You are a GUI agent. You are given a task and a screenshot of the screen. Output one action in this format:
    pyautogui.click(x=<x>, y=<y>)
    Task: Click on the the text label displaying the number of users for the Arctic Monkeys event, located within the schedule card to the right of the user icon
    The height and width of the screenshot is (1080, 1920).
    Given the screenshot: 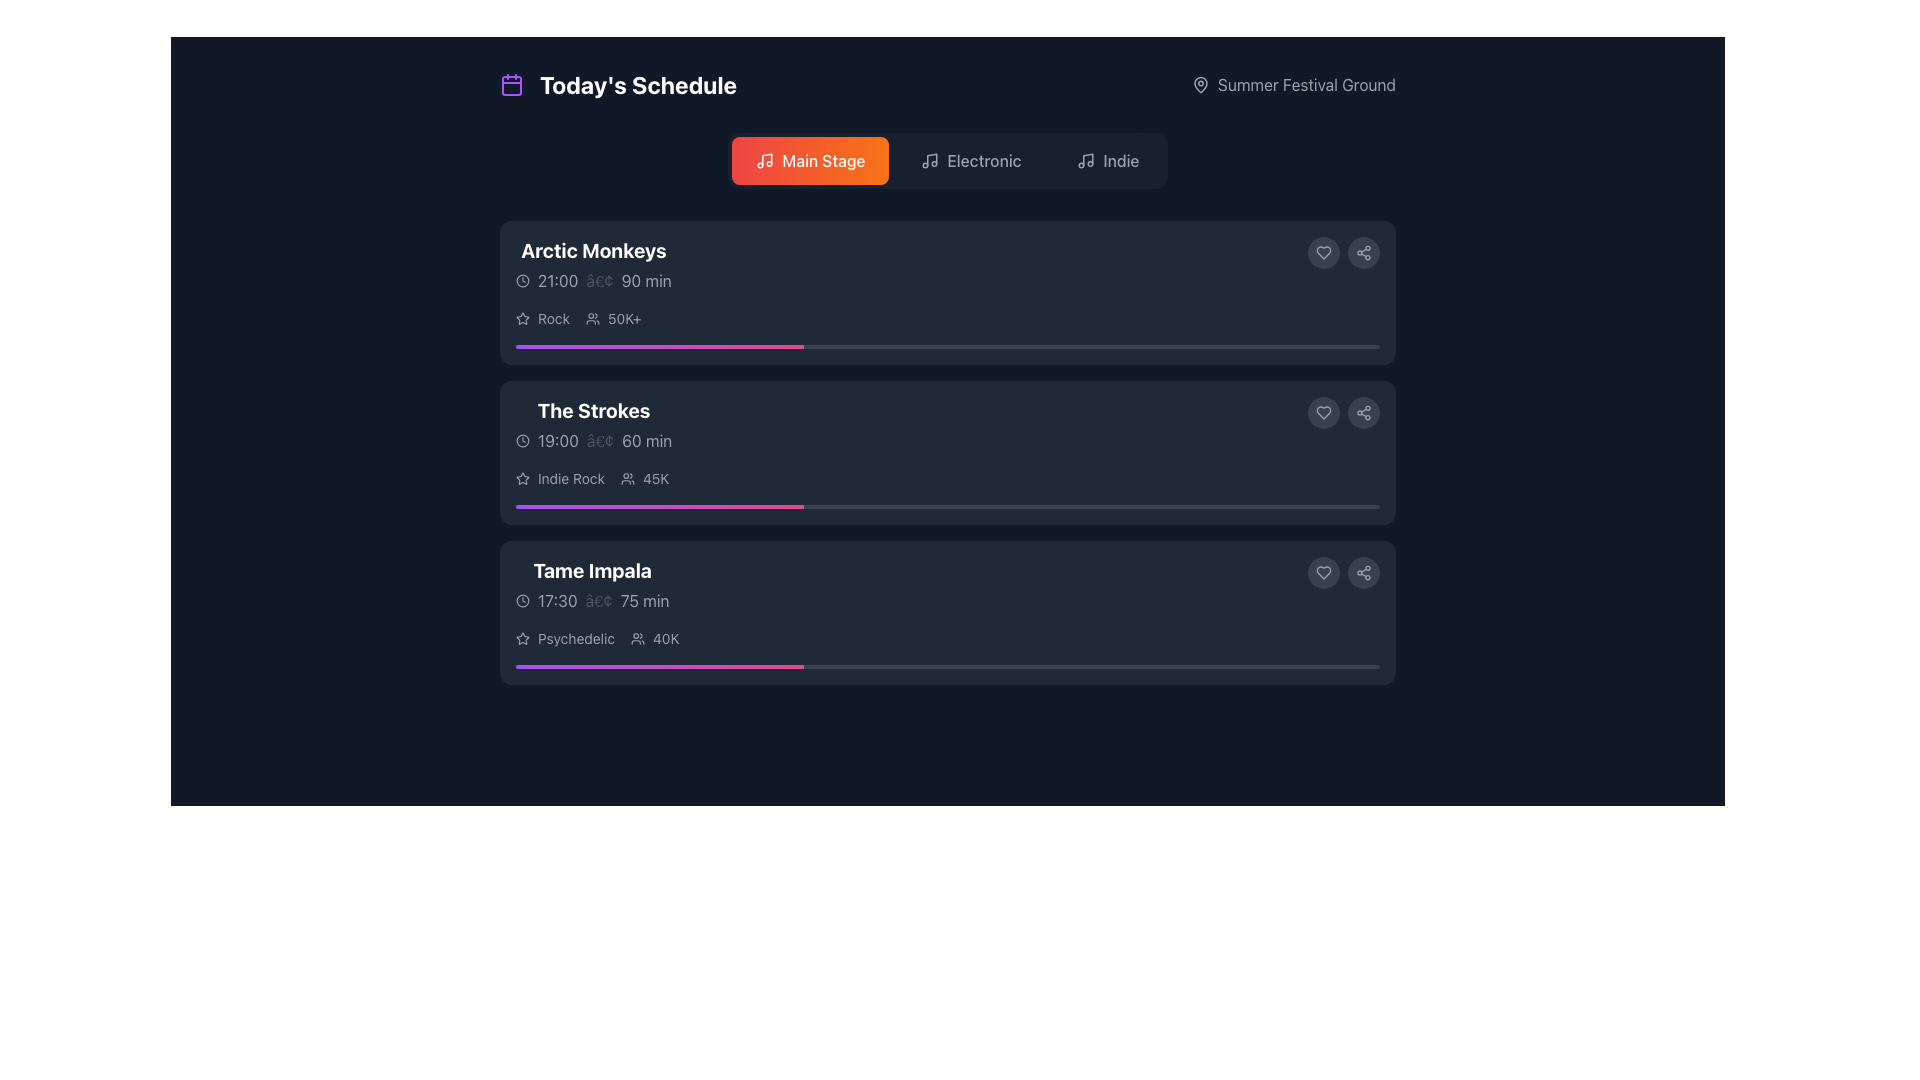 What is the action you would take?
    pyautogui.click(x=623, y=318)
    